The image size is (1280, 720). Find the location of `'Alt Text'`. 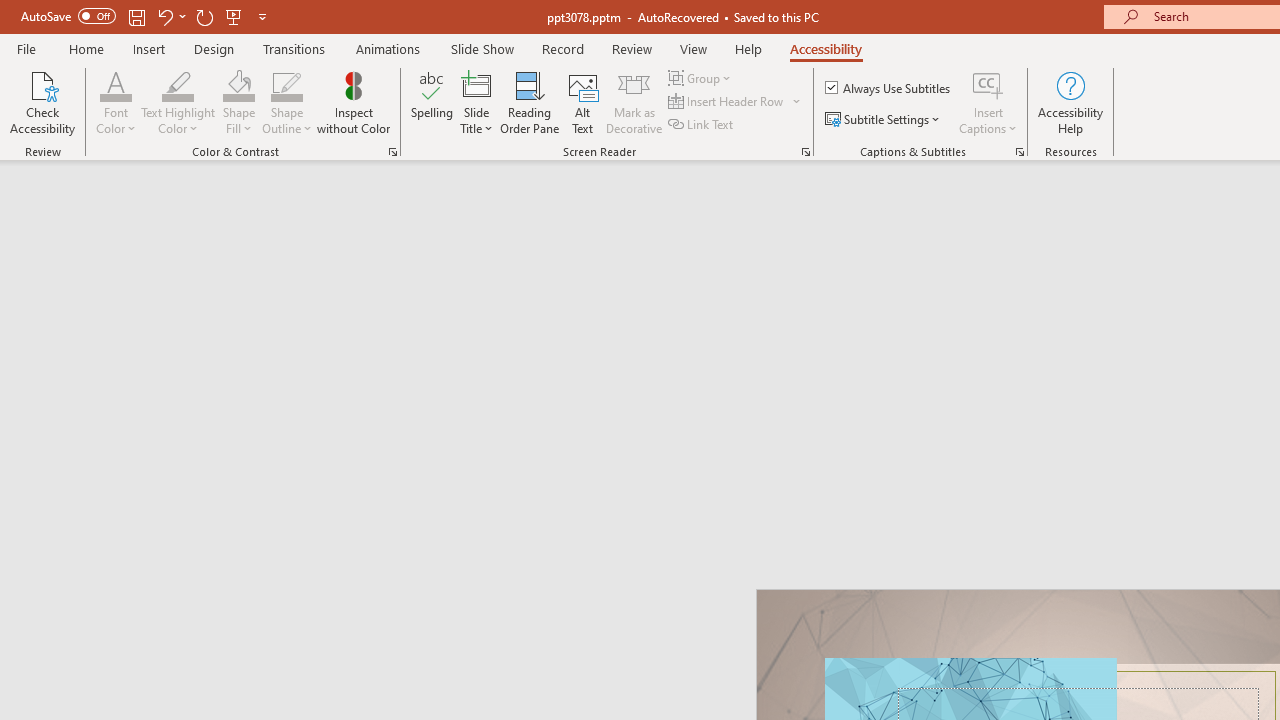

'Alt Text' is located at coordinates (582, 103).